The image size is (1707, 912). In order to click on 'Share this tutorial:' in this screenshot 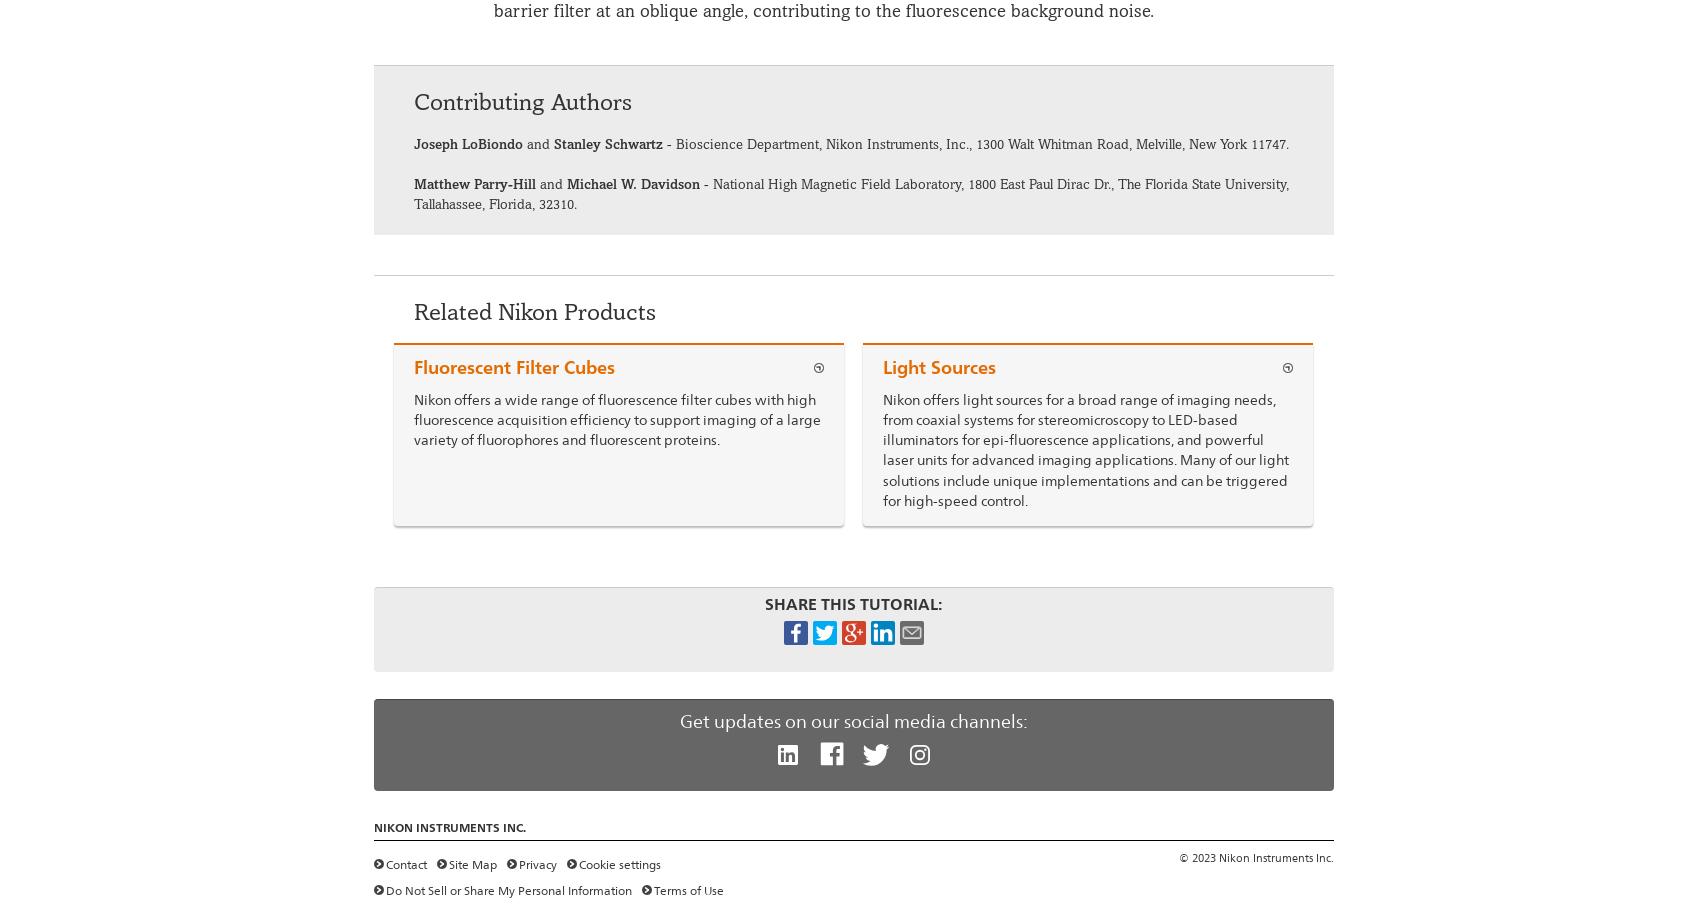, I will do `click(853, 603)`.